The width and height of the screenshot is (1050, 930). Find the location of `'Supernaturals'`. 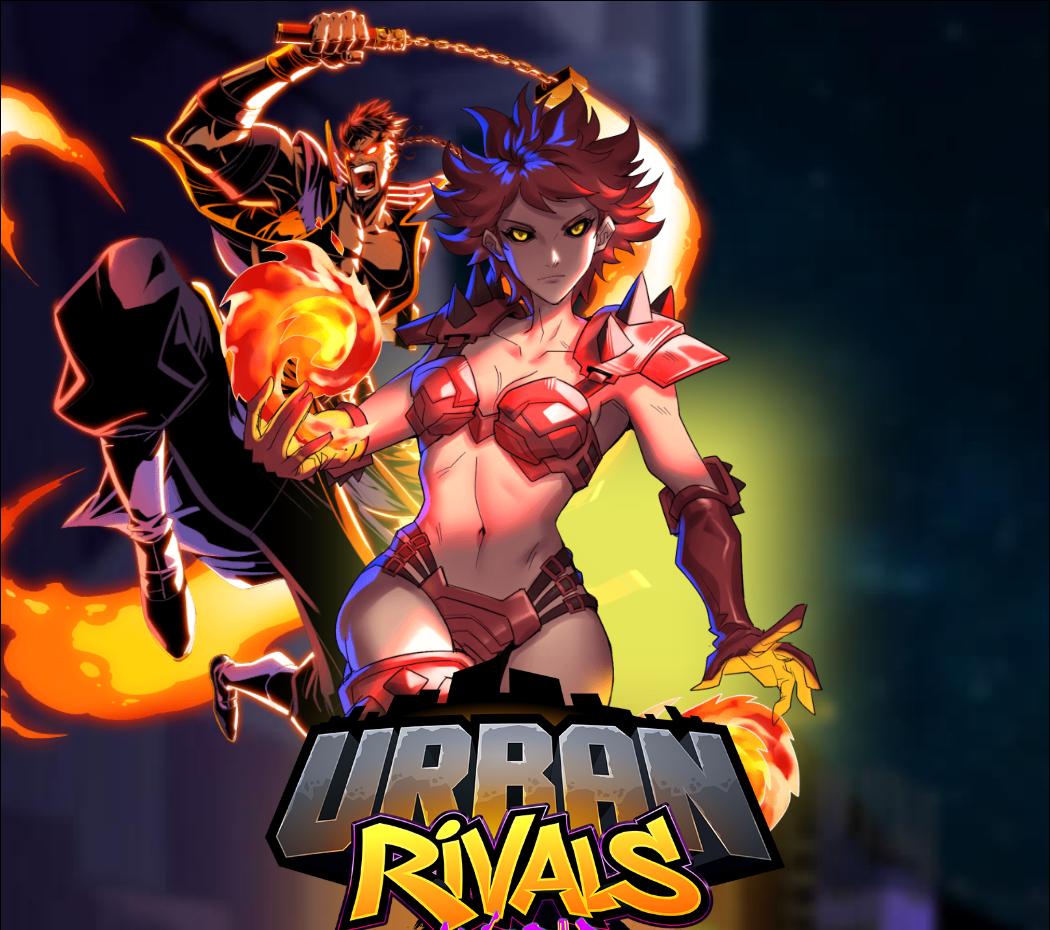

'Supernaturals' is located at coordinates (574, 511).